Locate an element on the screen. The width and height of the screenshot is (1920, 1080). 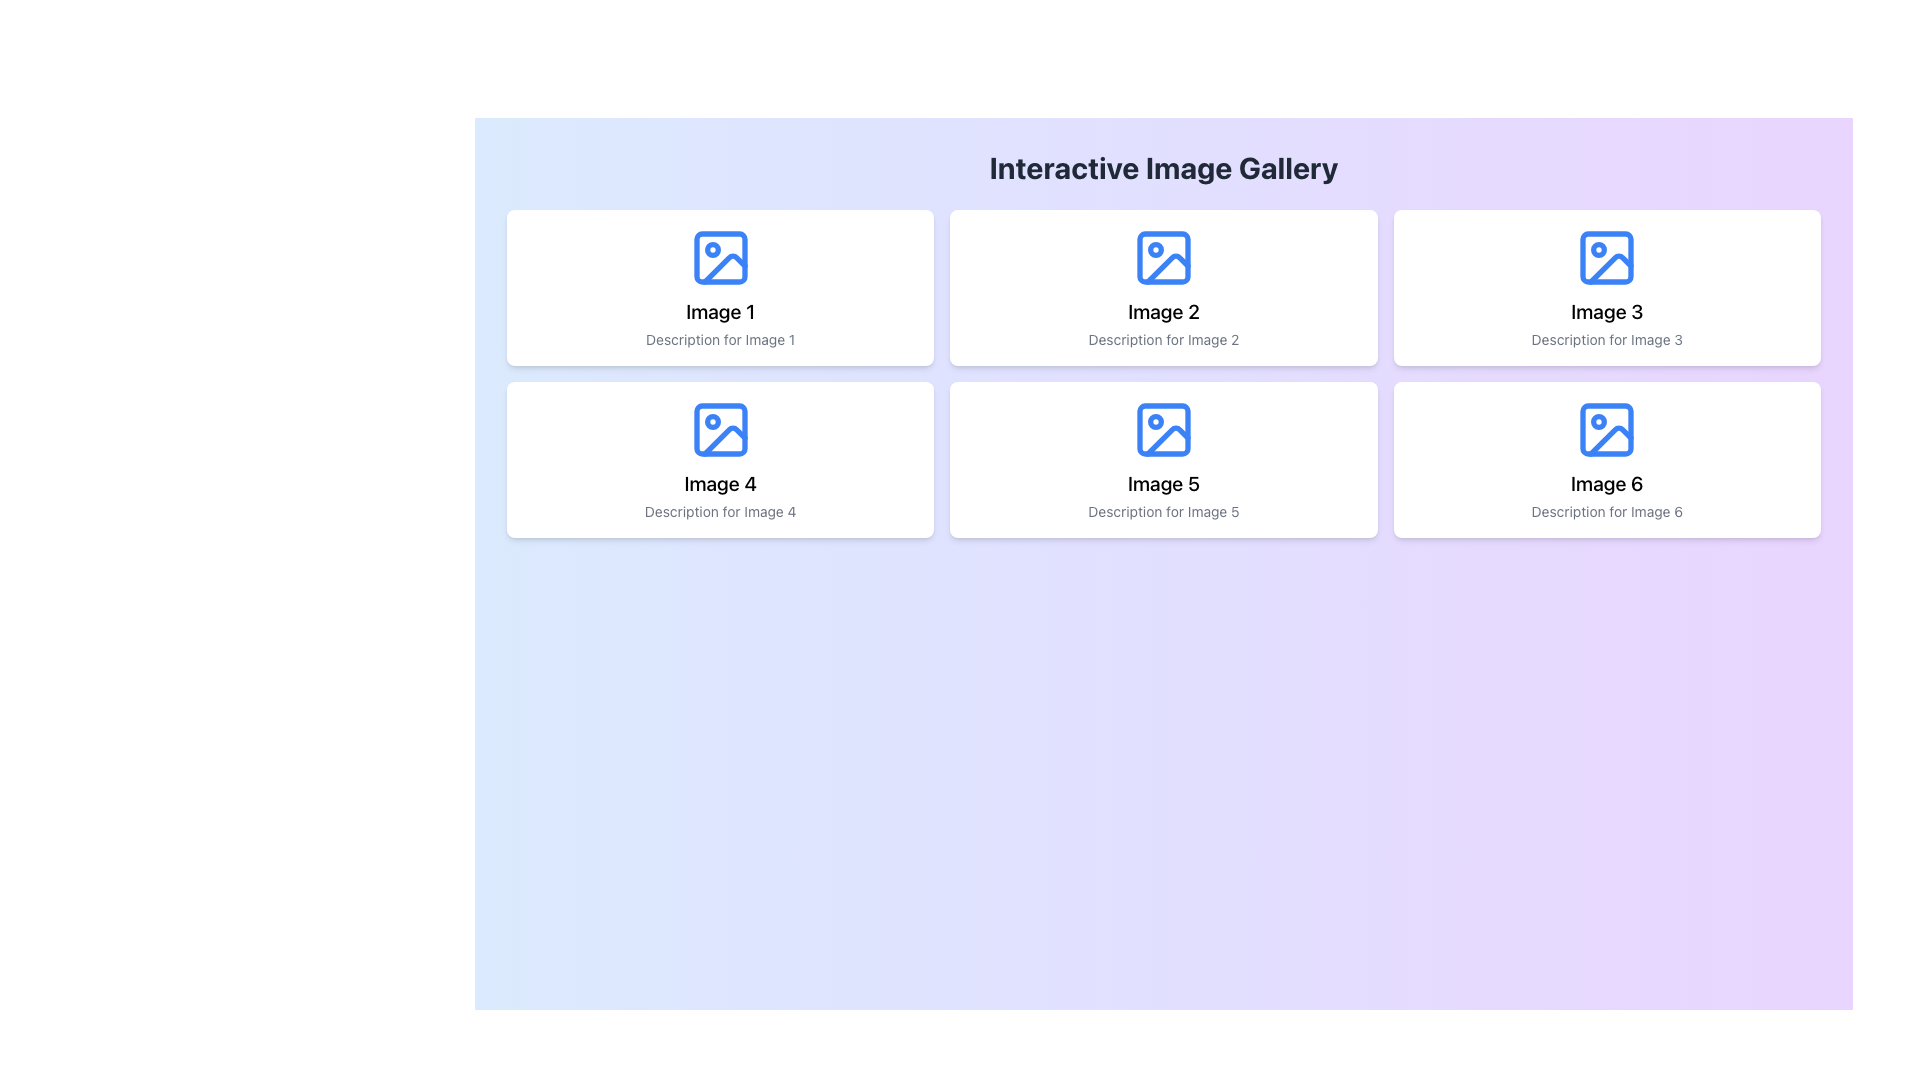
the circular marker located in the upper-left corner of the image thumbnail representing 'Image 5' in the gallery layout is located at coordinates (1156, 420).